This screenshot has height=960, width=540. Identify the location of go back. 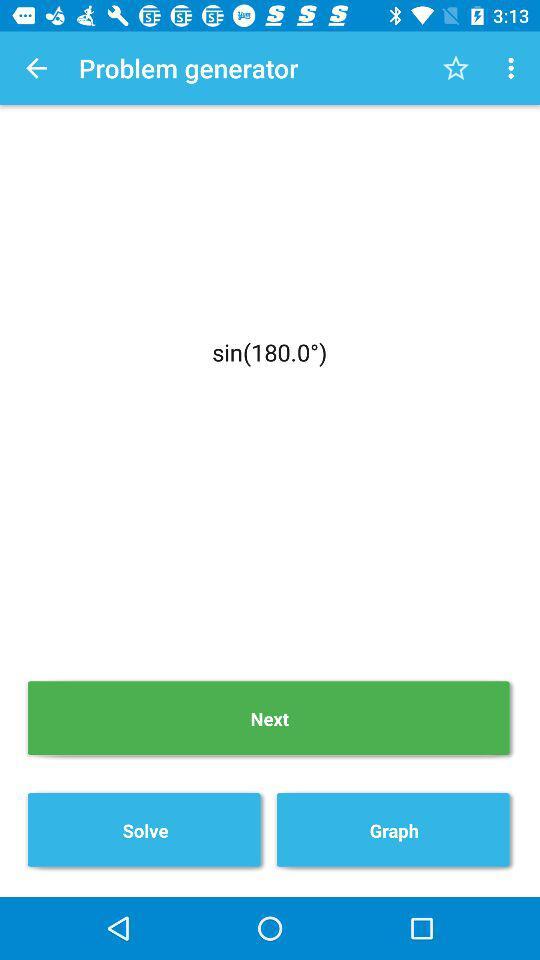
(36, 68).